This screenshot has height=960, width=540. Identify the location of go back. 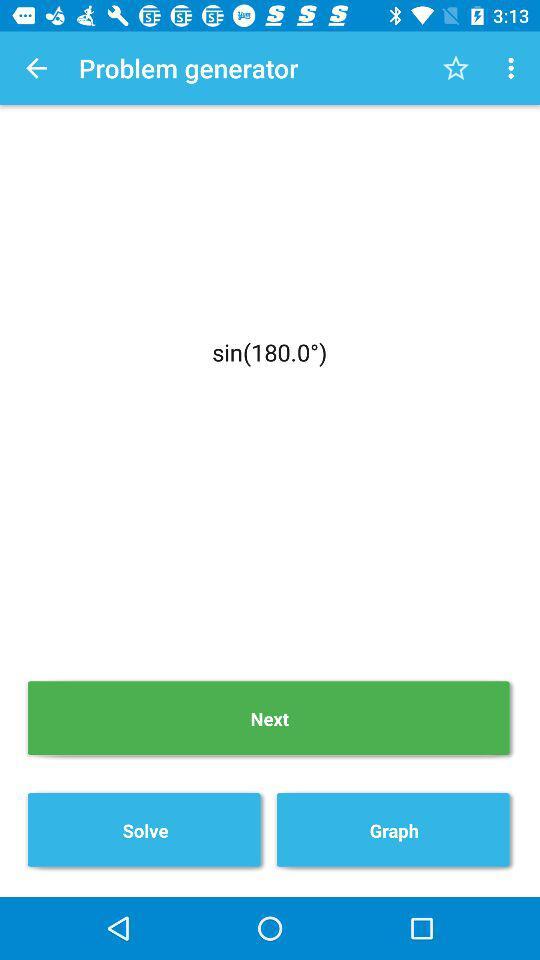
(36, 68).